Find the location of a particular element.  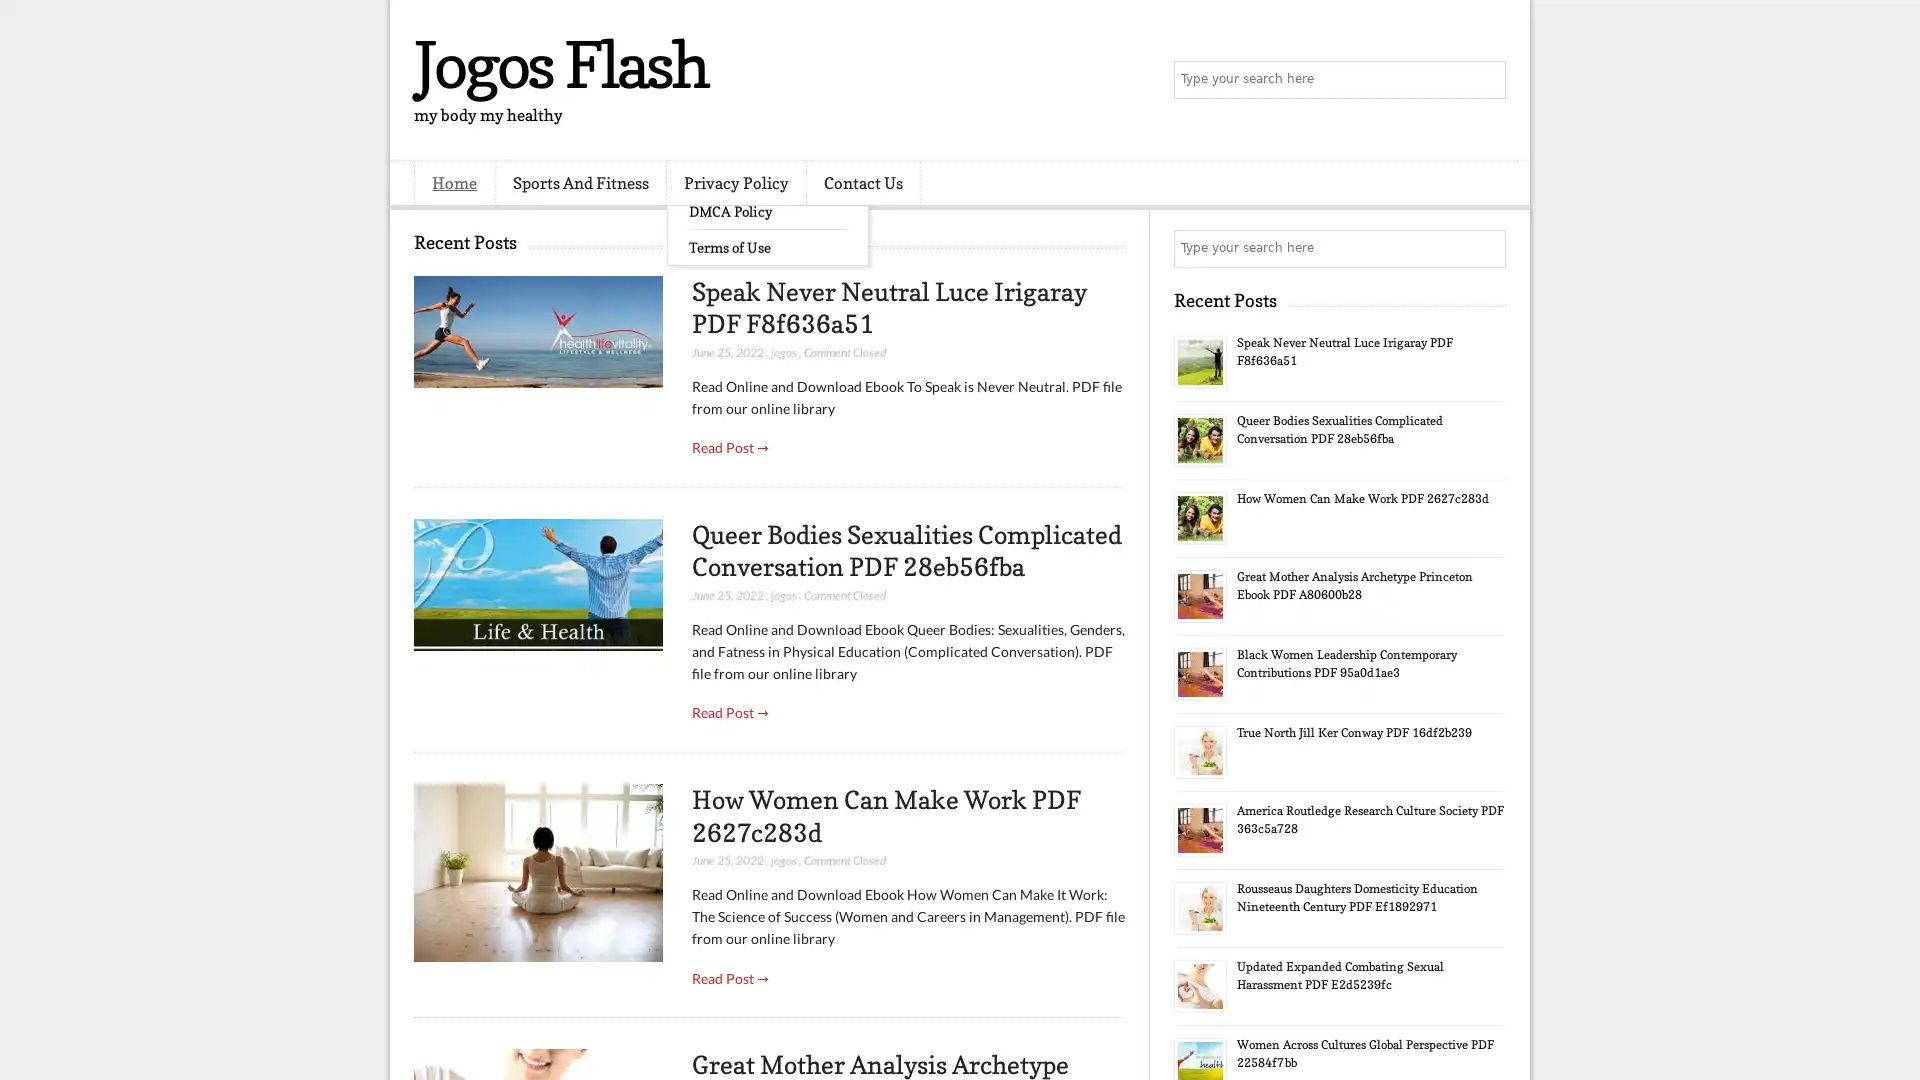

Search is located at coordinates (1485, 248).